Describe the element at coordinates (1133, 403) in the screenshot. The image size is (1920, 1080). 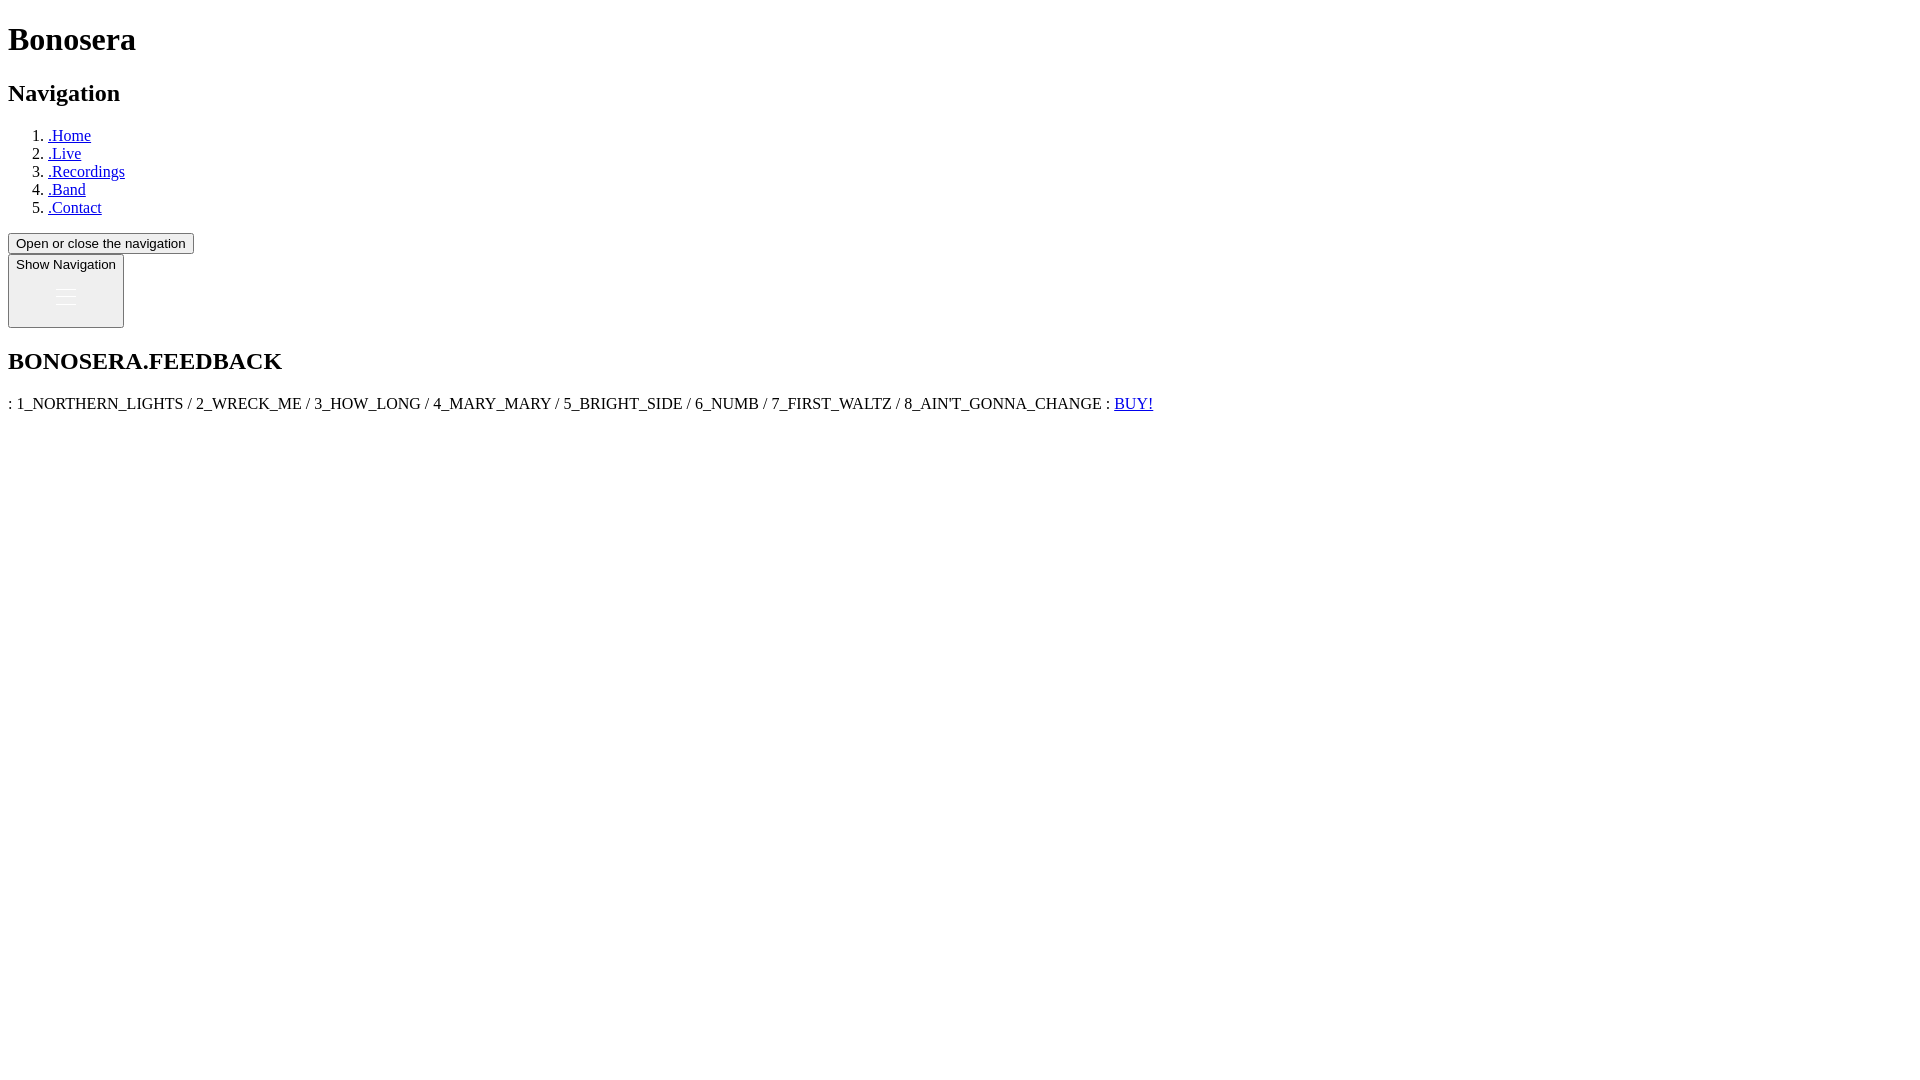
I see `'BUY!'` at that location.